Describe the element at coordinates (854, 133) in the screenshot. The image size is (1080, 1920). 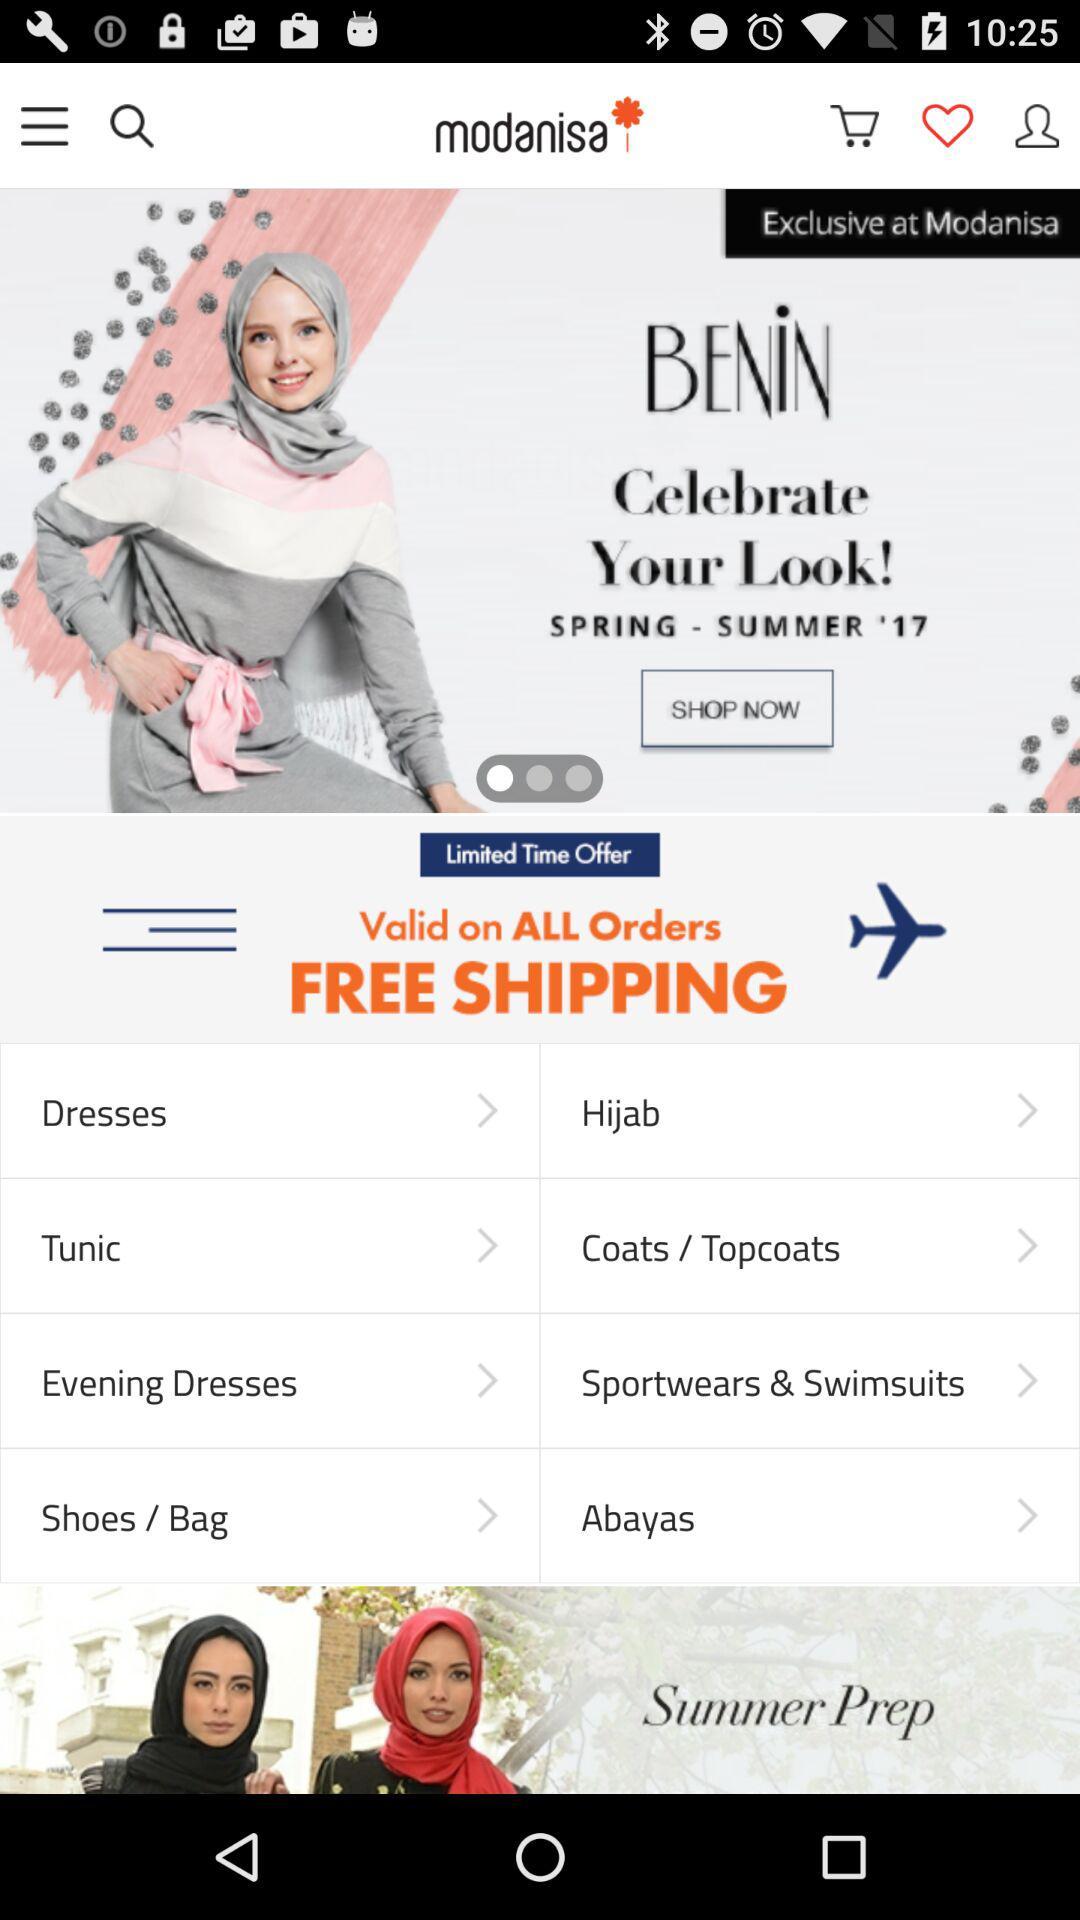
I see `the cart icon` at that location.